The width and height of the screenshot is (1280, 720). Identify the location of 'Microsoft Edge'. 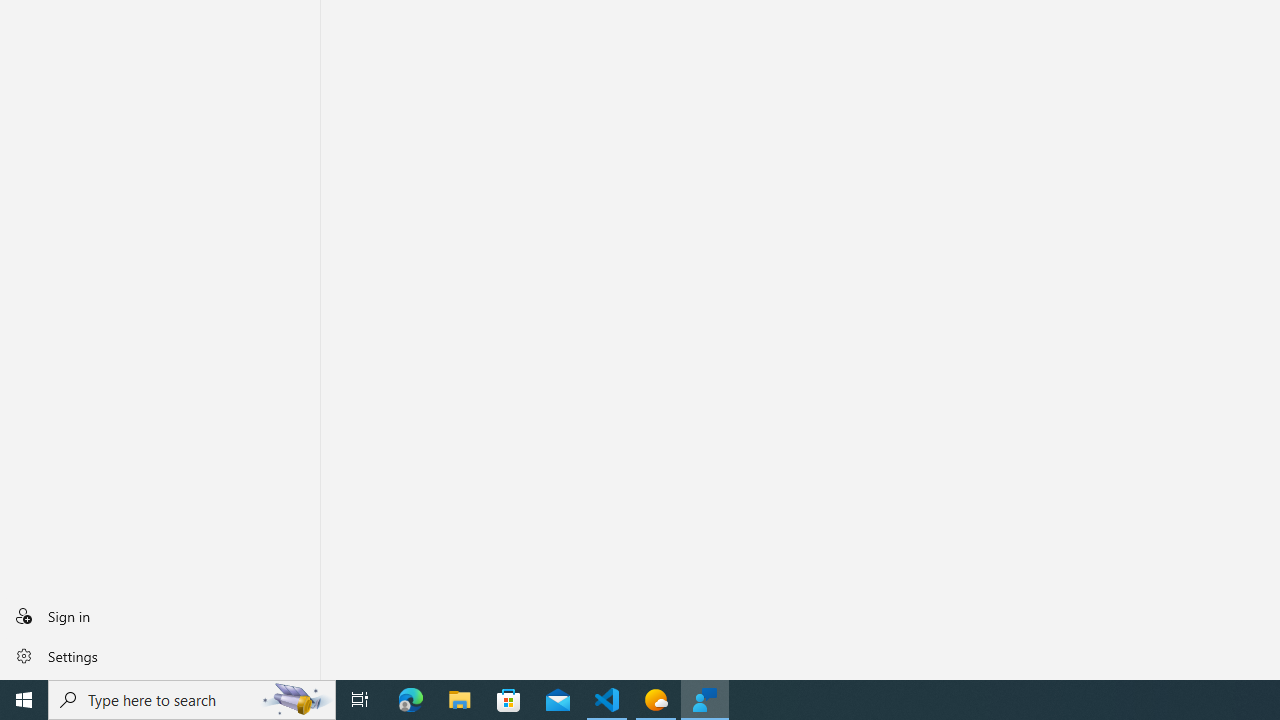
(410, 698).